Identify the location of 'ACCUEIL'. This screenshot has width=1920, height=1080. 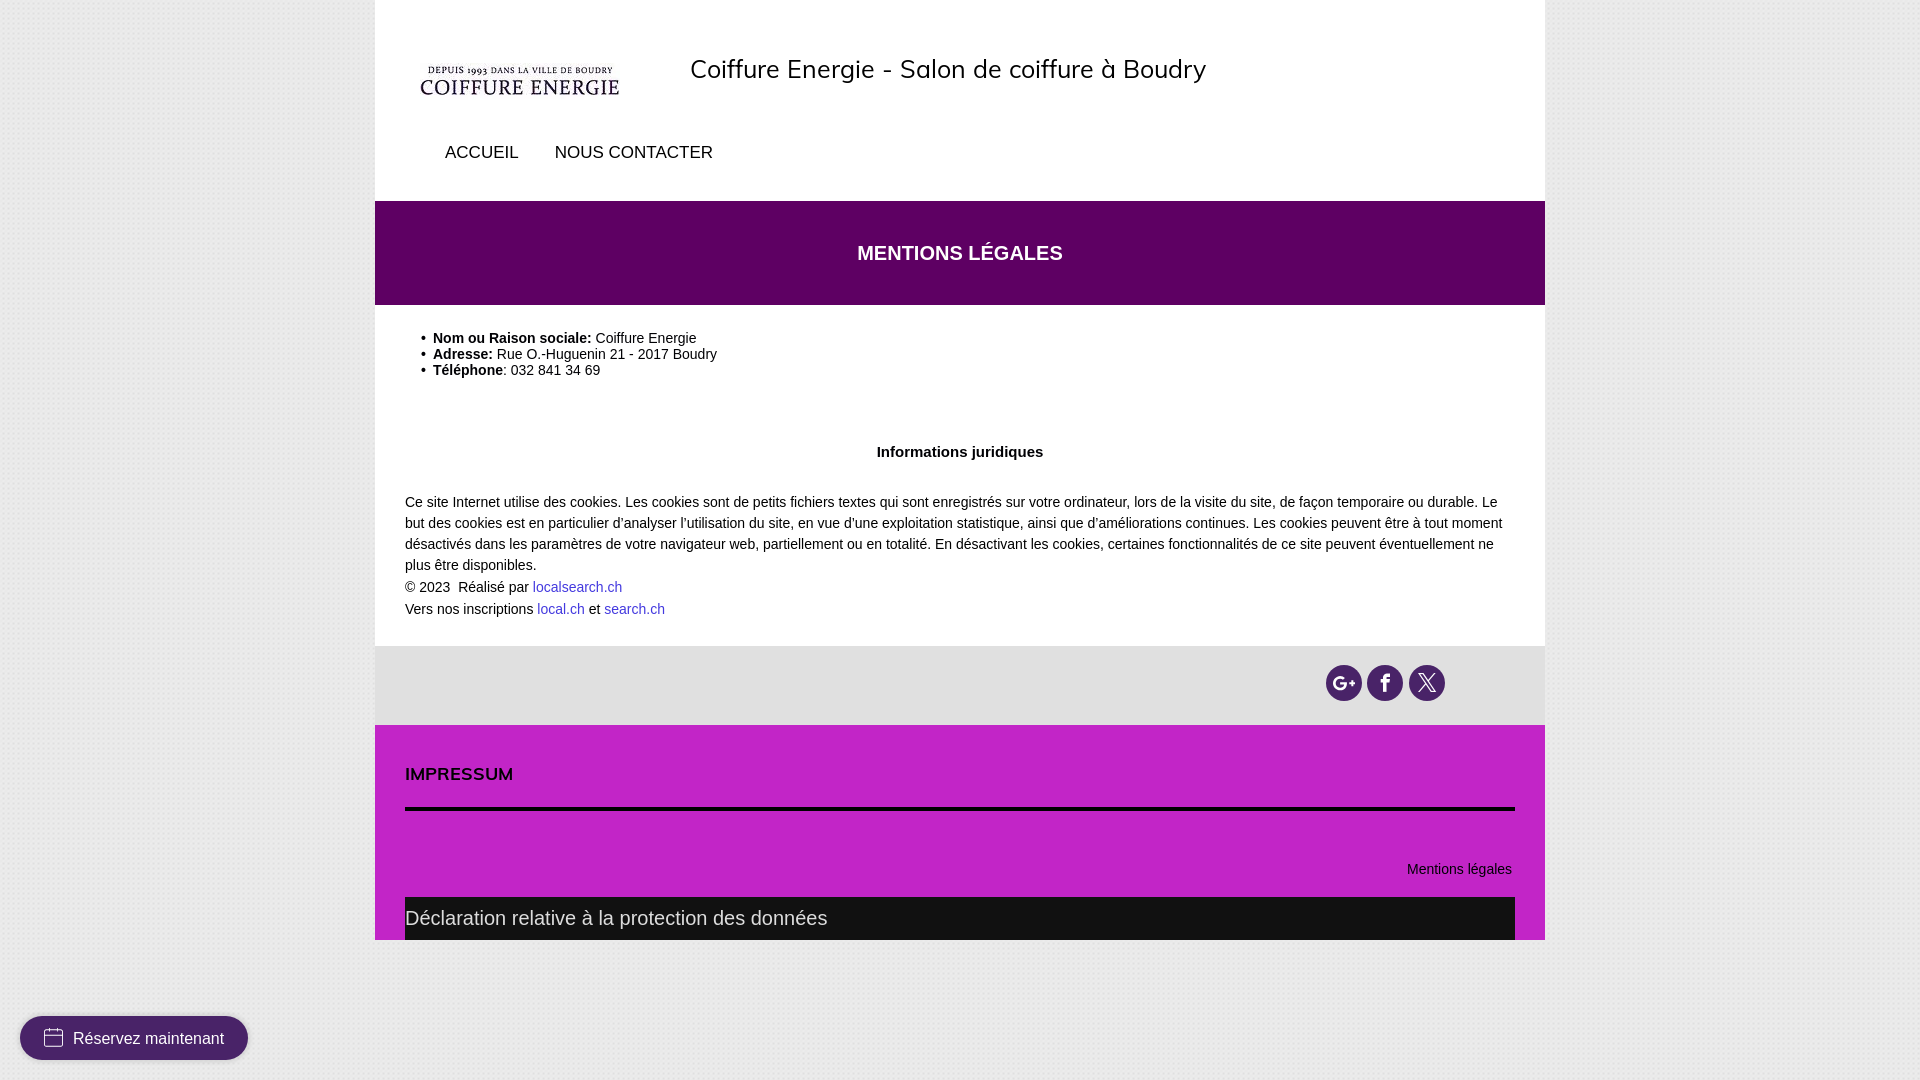
(484, 152).